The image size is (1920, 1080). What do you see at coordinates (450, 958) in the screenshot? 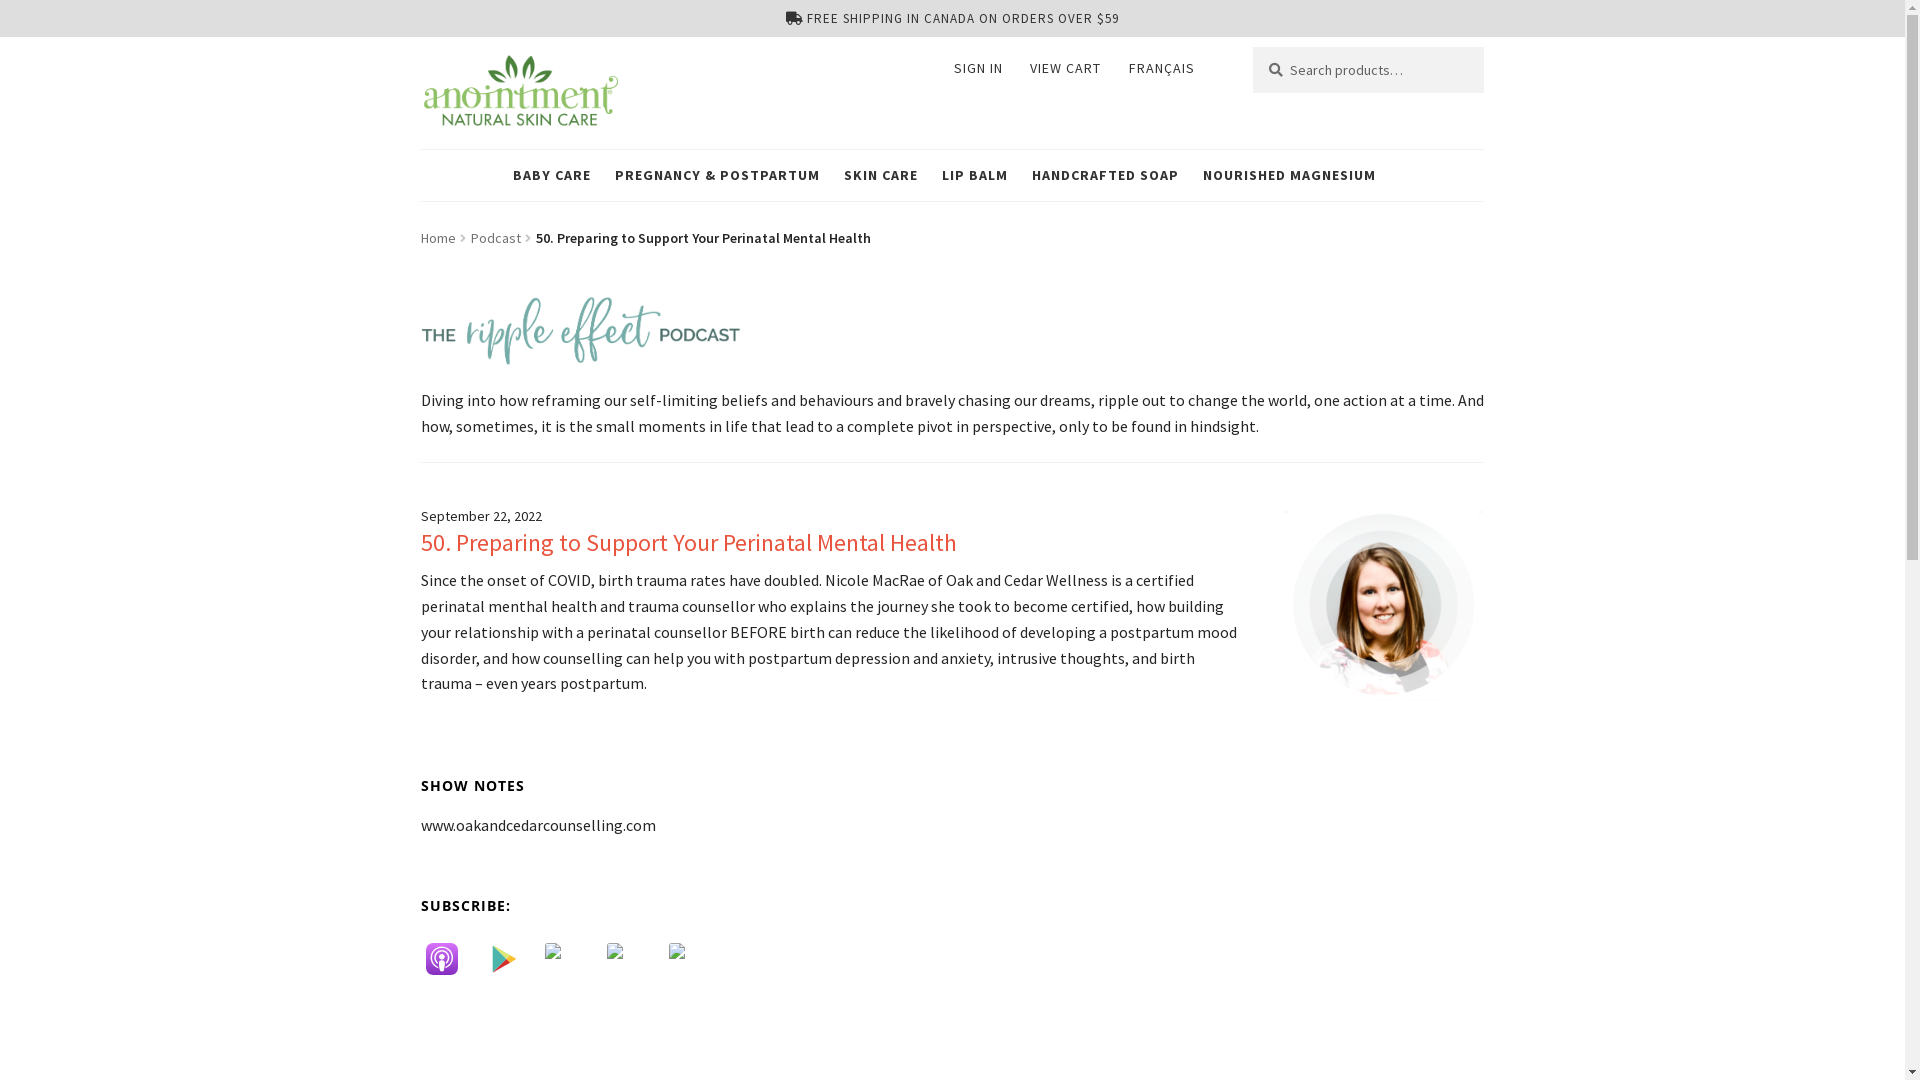
I see `'Apple-Podcasts'` at bounding box center [450, 958].